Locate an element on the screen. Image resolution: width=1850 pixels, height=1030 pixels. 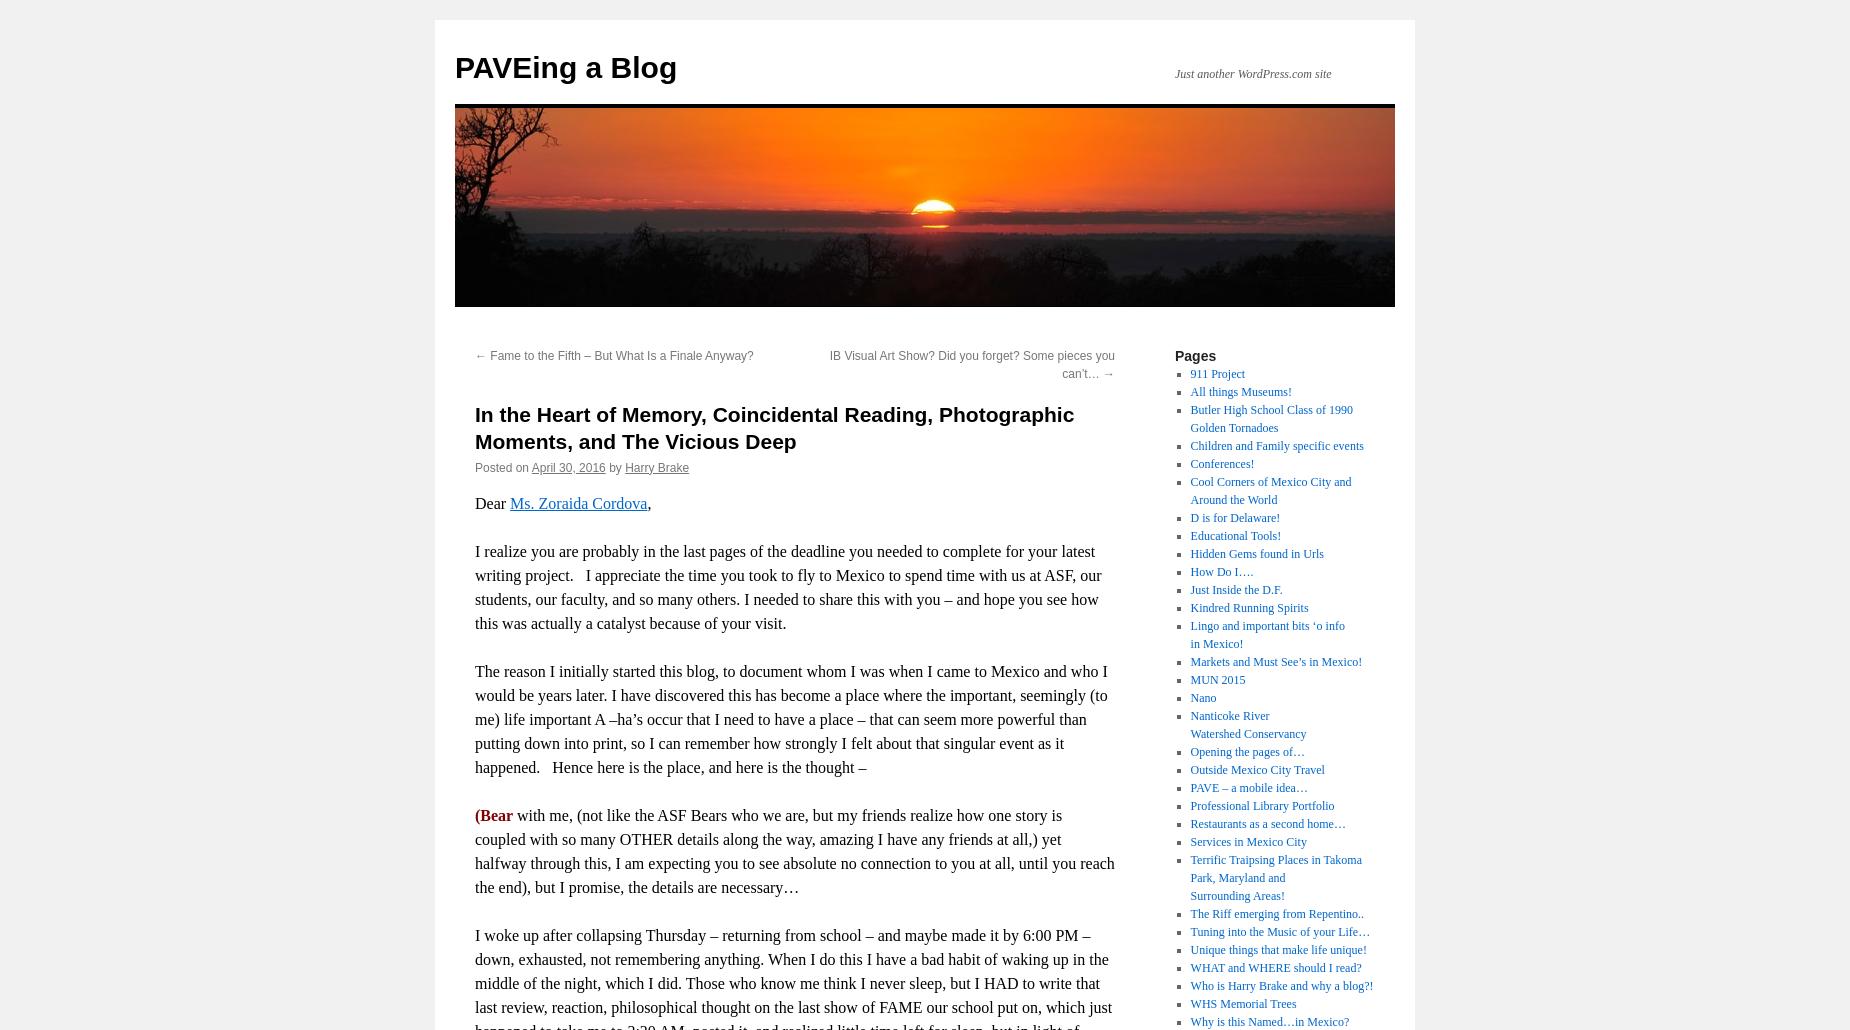
'All things Museums!' is located at coordinates (1239, 392).